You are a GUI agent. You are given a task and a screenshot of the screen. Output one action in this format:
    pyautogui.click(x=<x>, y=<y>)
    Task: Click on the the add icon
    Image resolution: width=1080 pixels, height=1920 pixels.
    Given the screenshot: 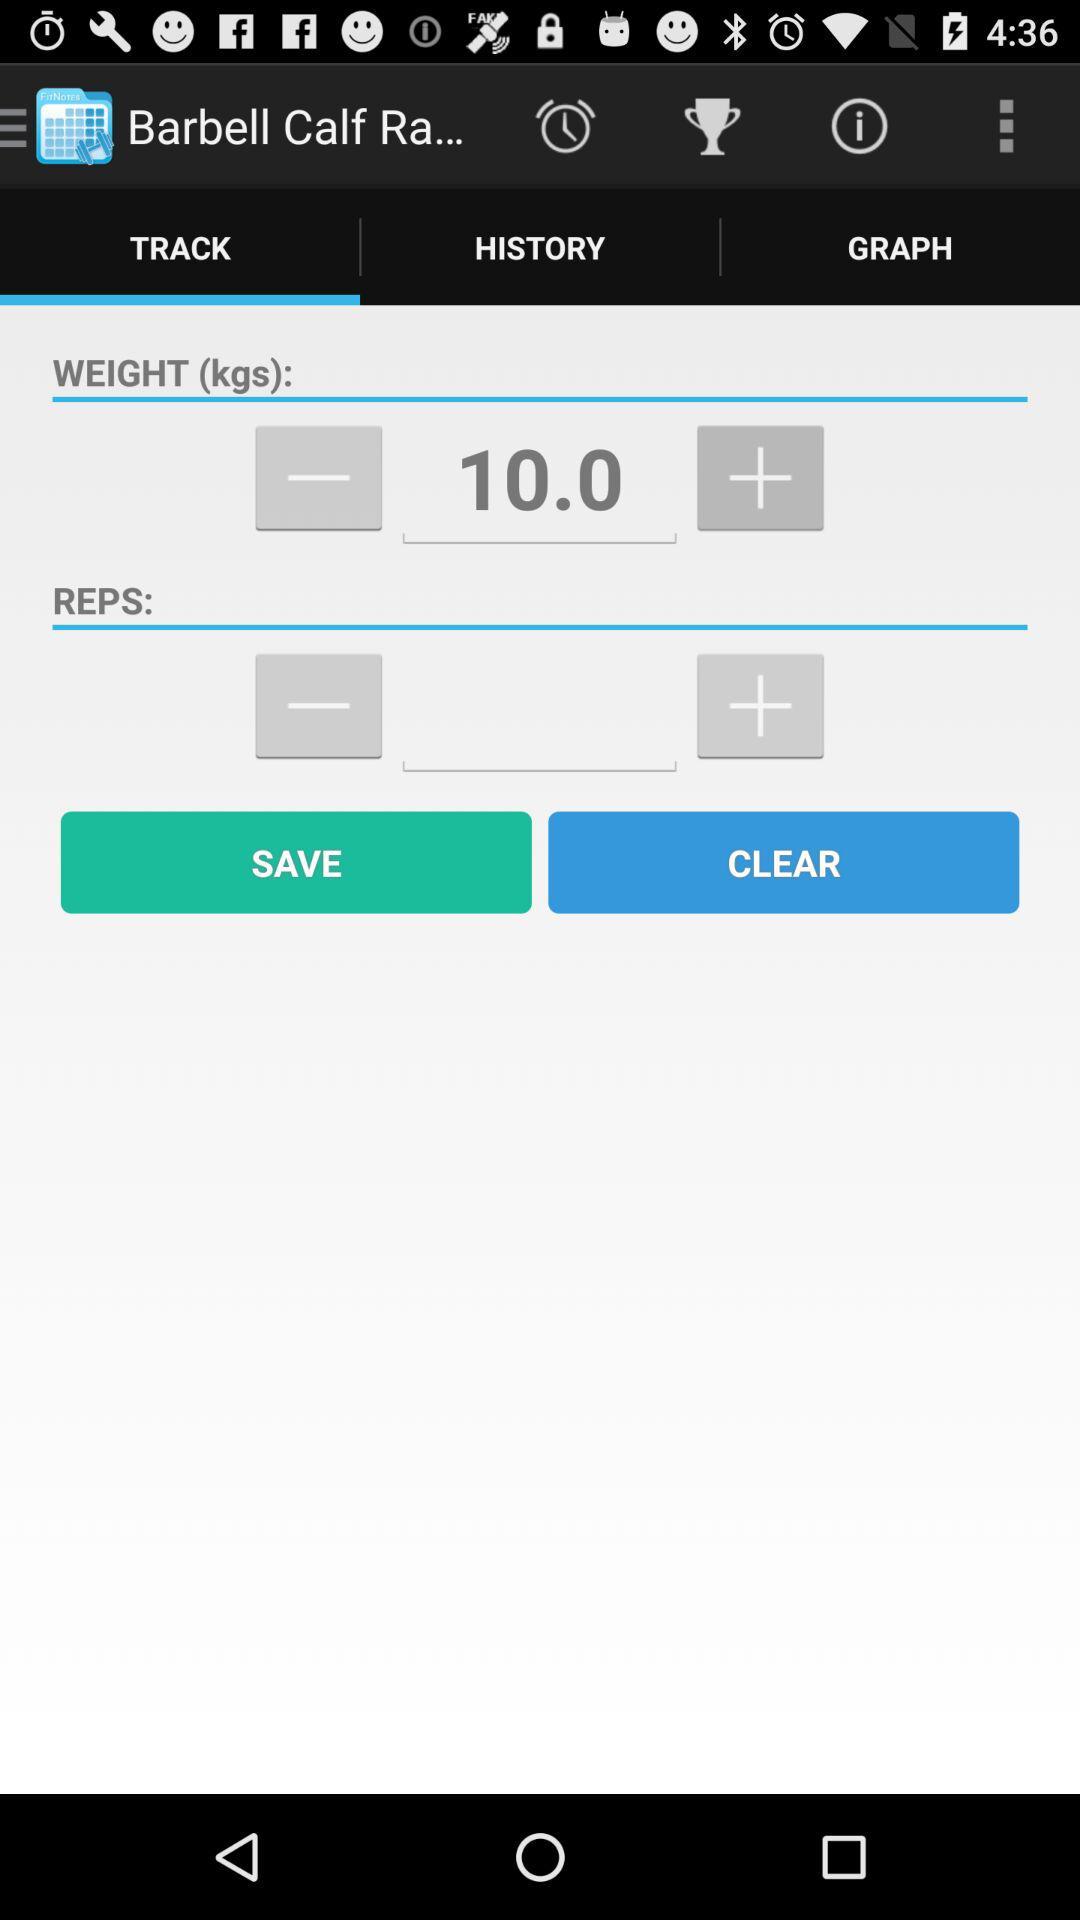 What is the action you would take?
    pyautogui.click(x=760, y=754)
    